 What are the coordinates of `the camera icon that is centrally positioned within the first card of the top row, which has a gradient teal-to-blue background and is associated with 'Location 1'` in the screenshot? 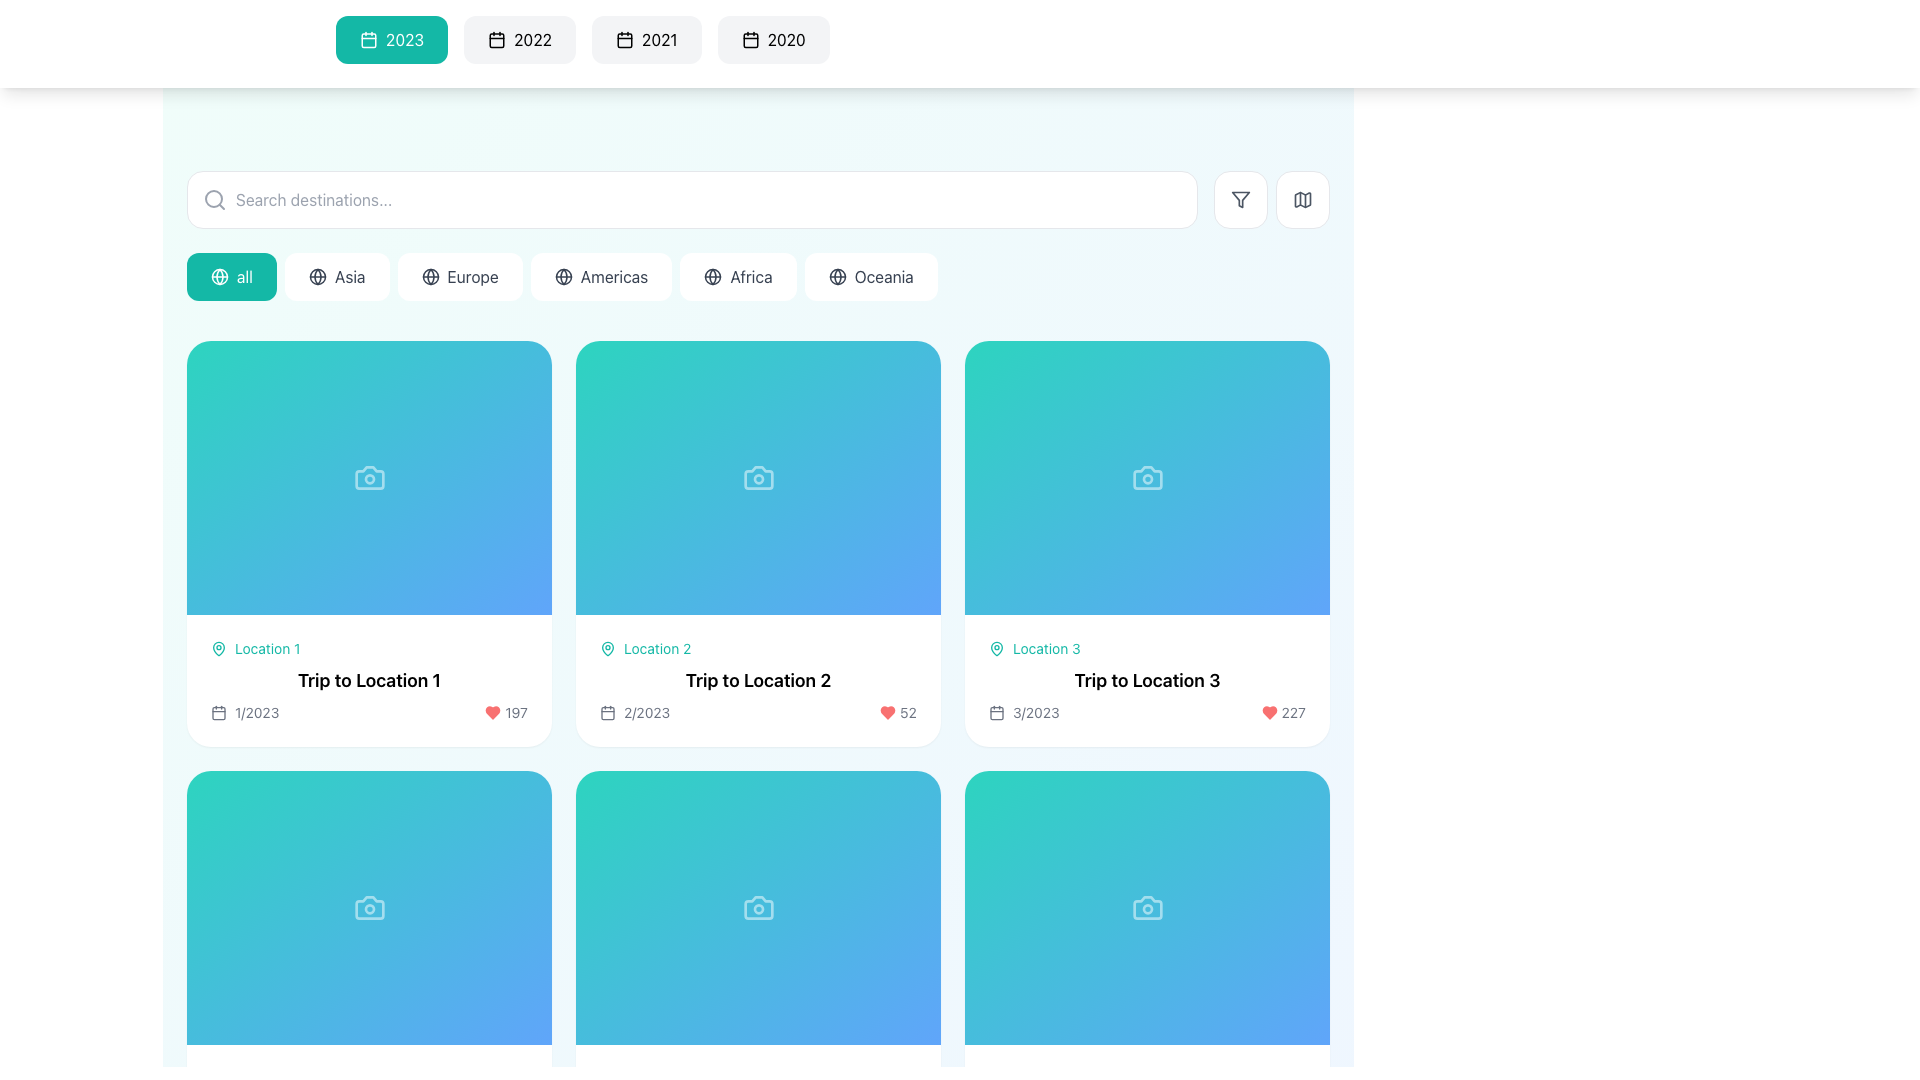 It's located at (369, 477).